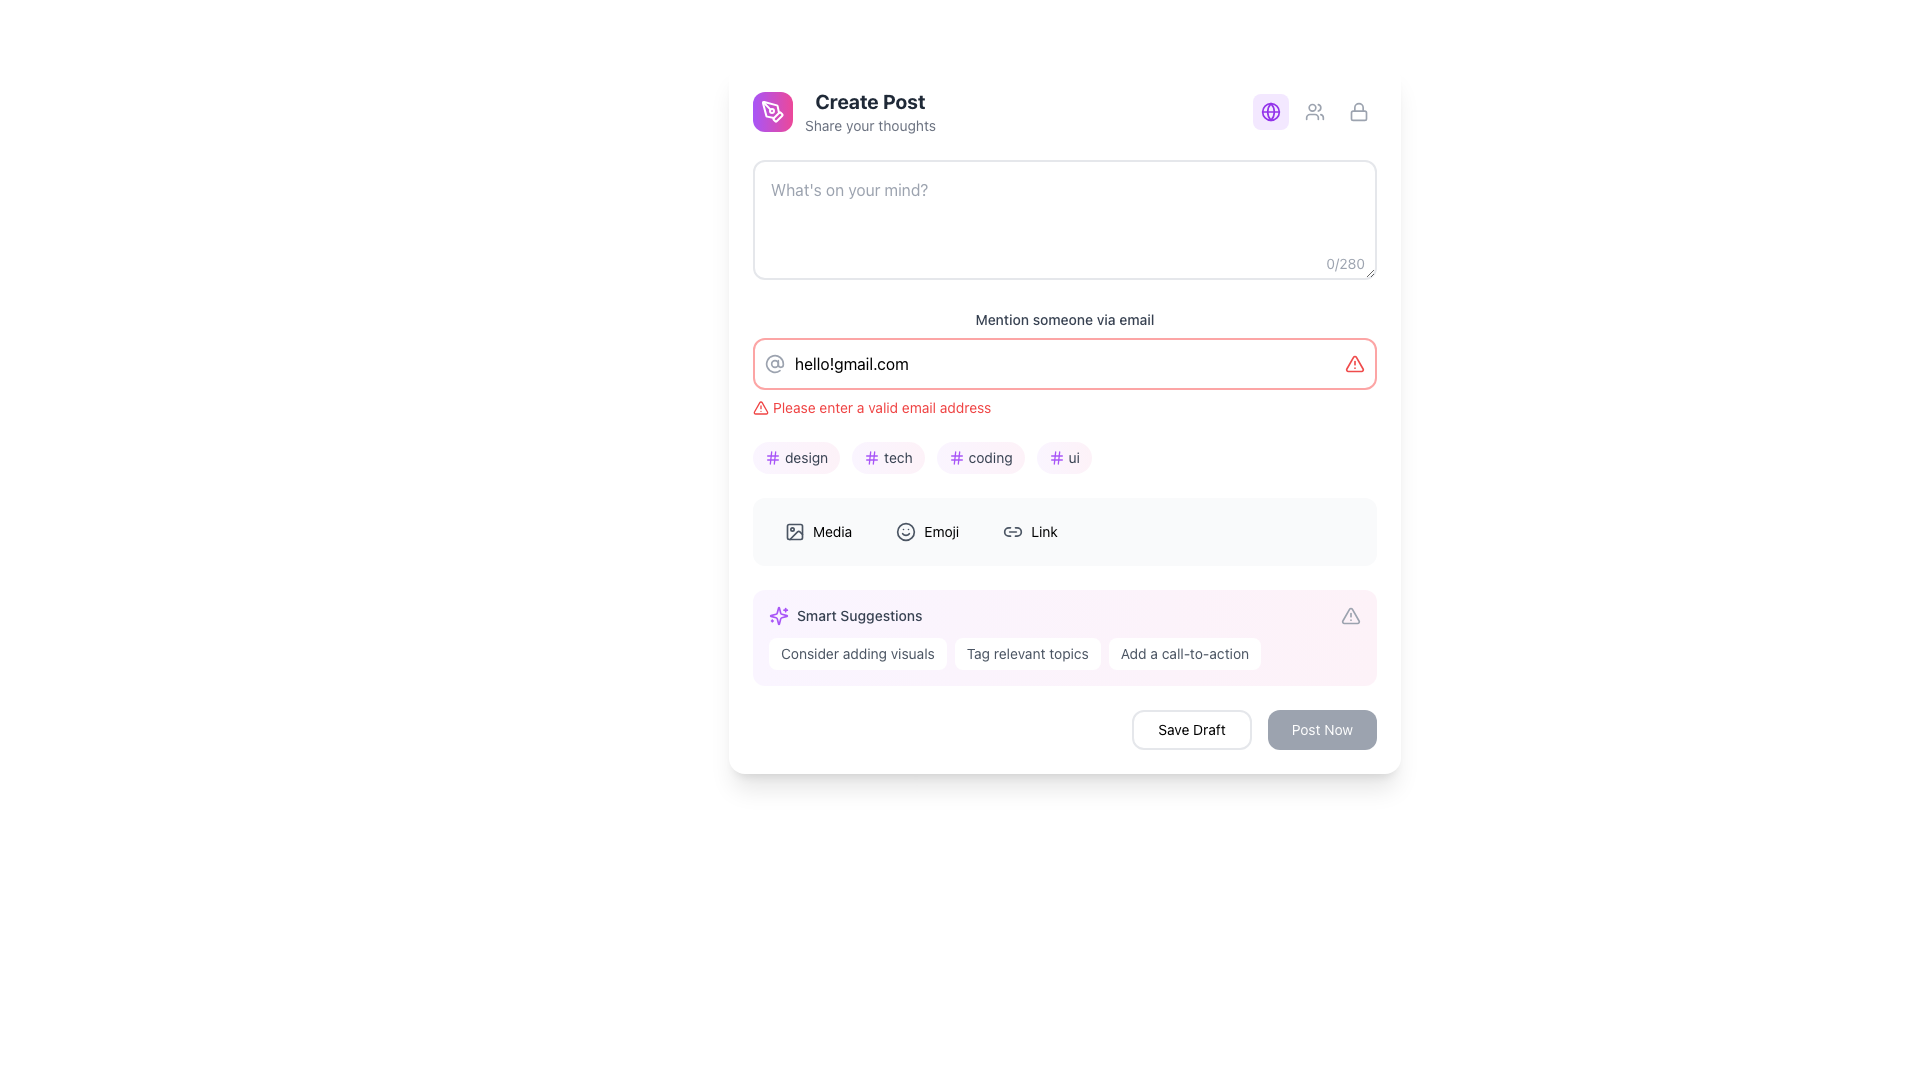 Image resolution: width=1920 pixels, height=1080 pixels. Describe the element at coordinates (806, 458) in the screenshot. I see `the text label displaying 'design' within the gradient-filled button` at that location.